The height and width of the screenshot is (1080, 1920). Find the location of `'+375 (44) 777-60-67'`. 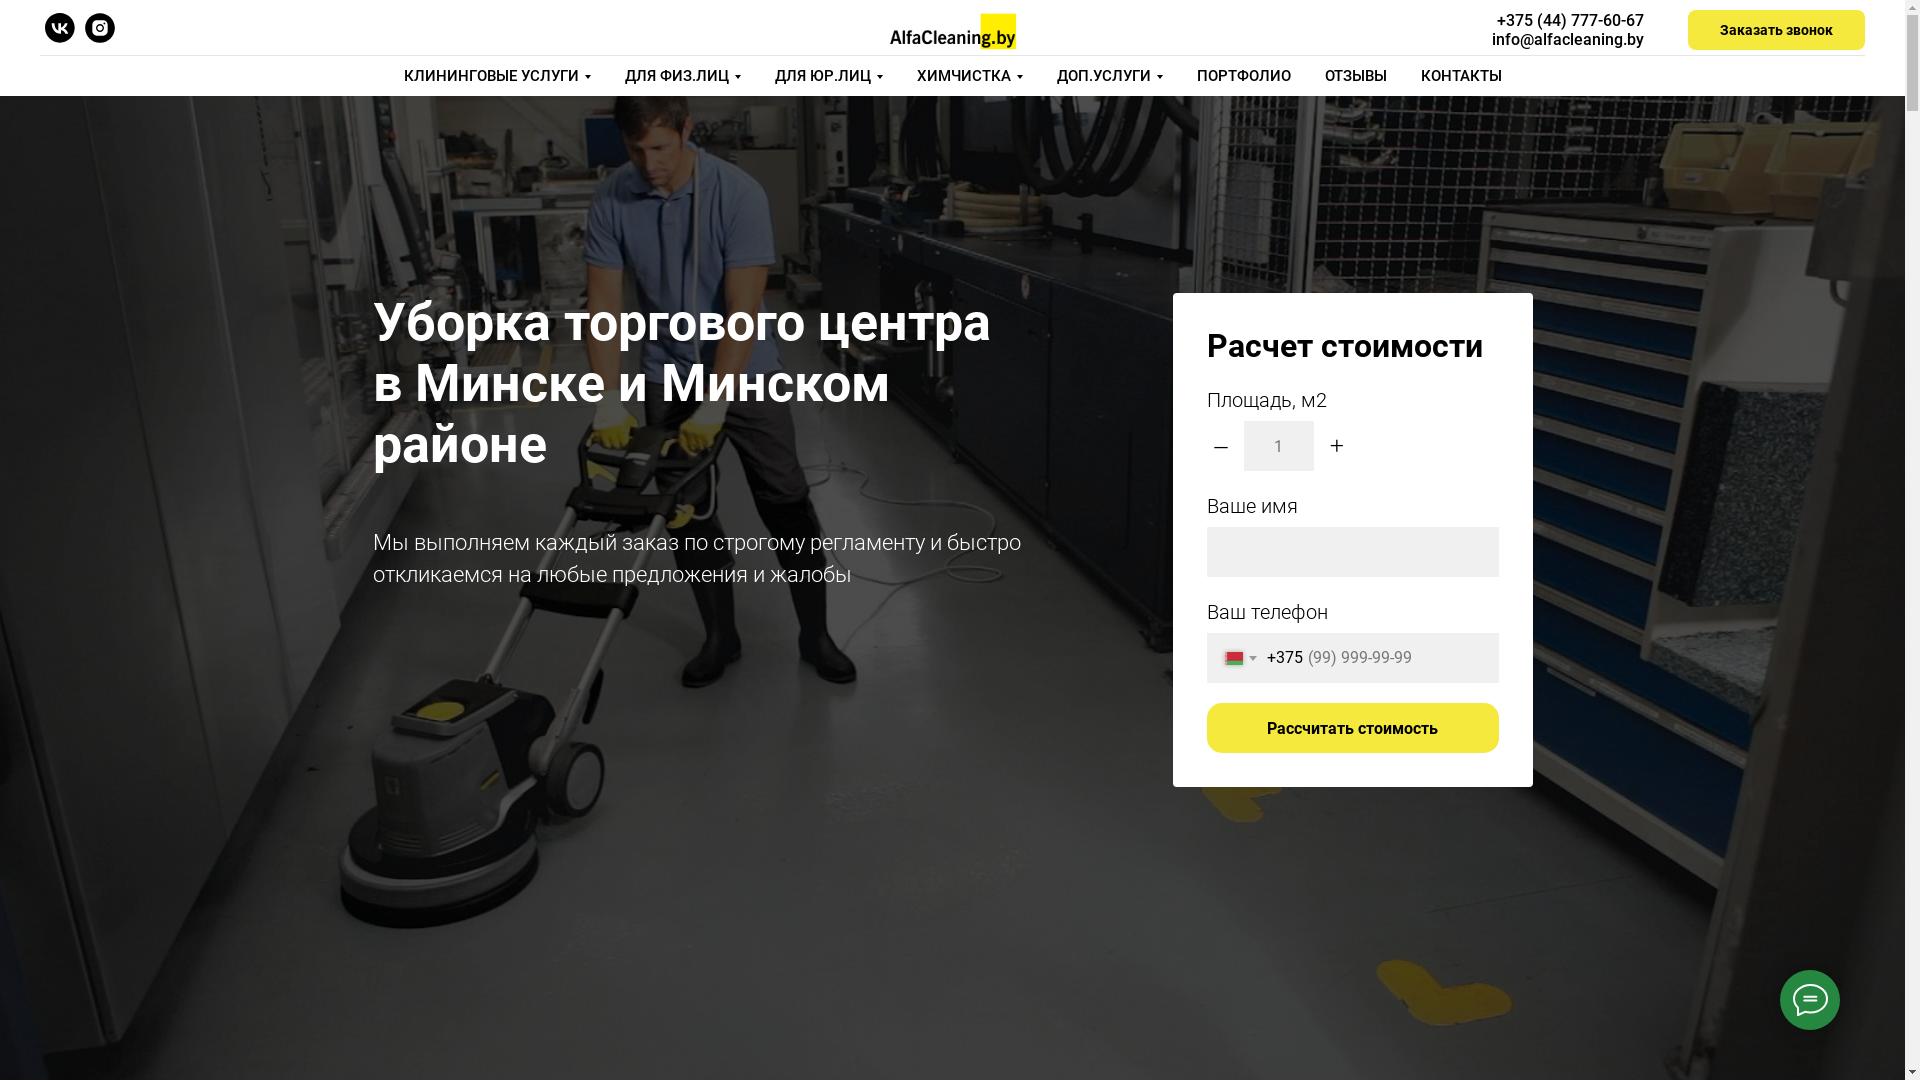

'+375 (44) 777-60-67' is located at coordinates (1569, 20).